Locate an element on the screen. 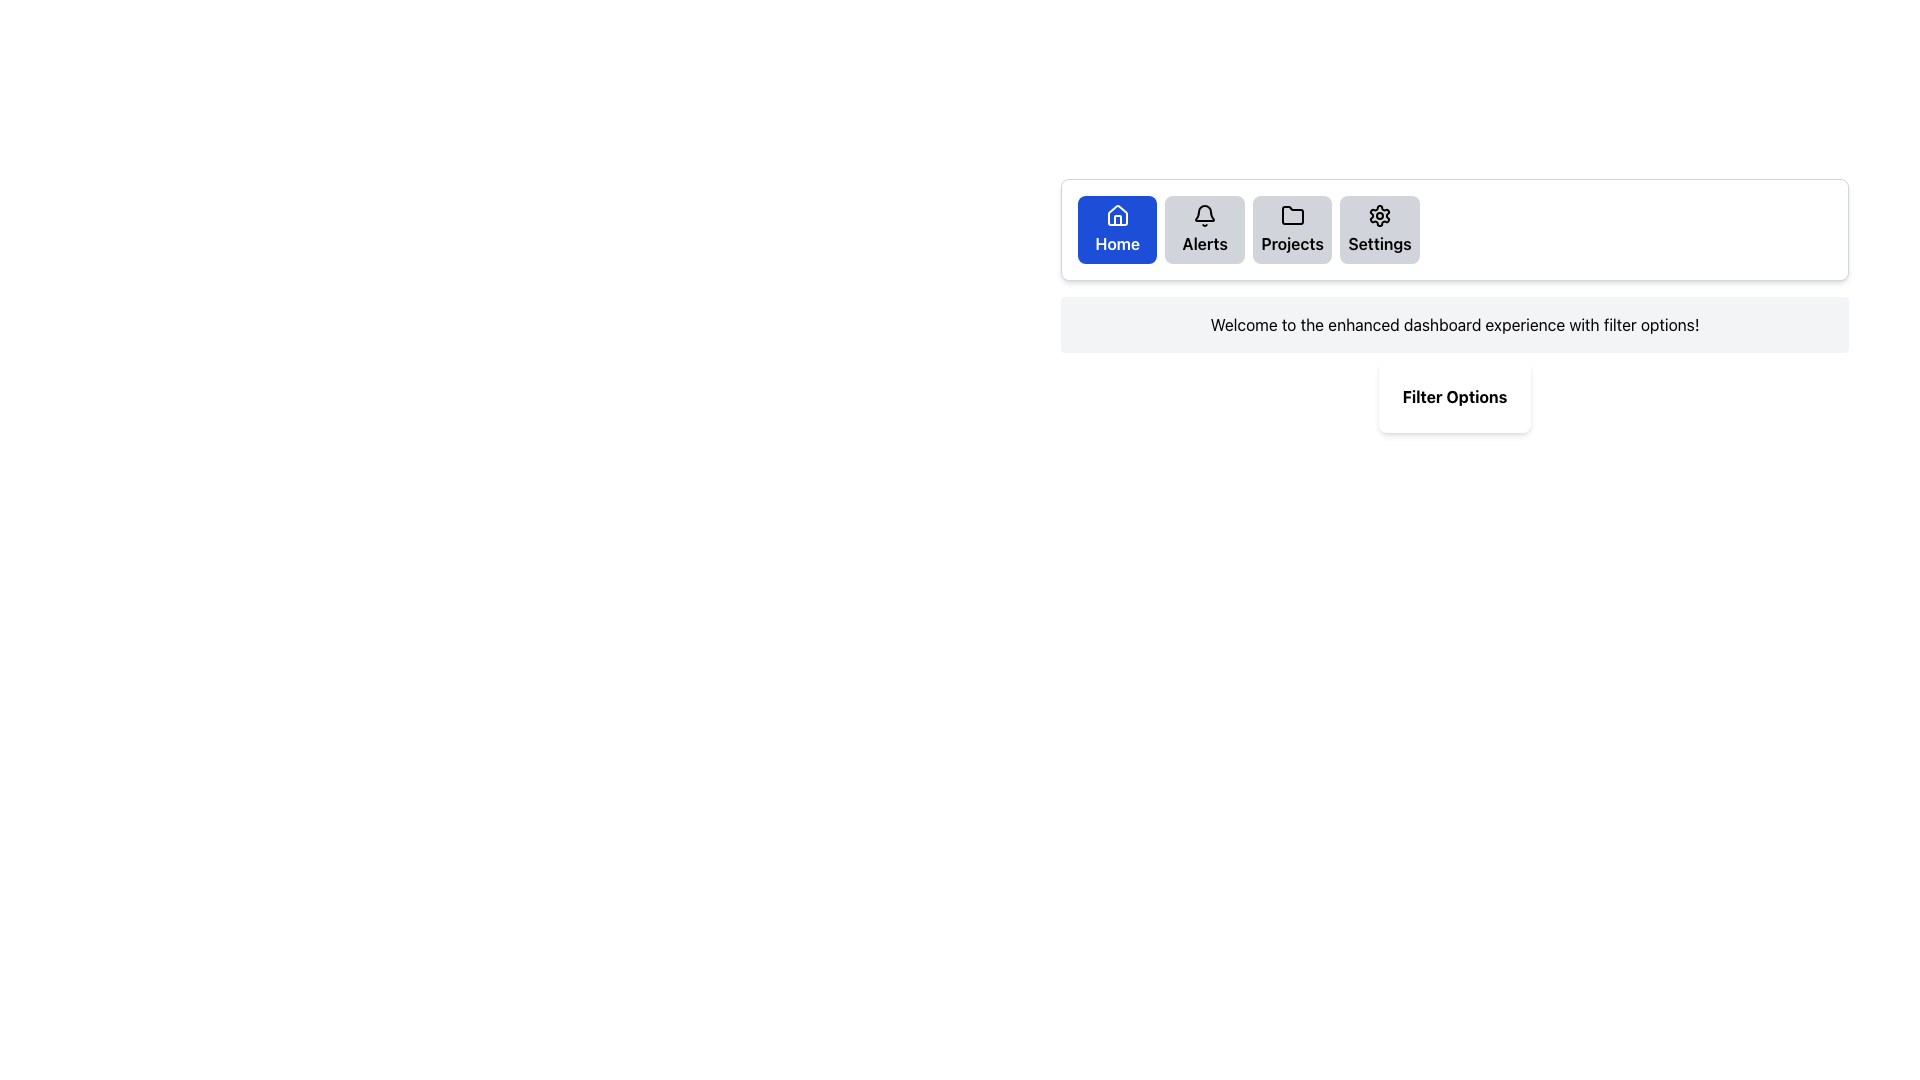  the 'Settings' button with a gear icon located at the far right of the horizontal navigation bar is located at coordinates (1379, 229).